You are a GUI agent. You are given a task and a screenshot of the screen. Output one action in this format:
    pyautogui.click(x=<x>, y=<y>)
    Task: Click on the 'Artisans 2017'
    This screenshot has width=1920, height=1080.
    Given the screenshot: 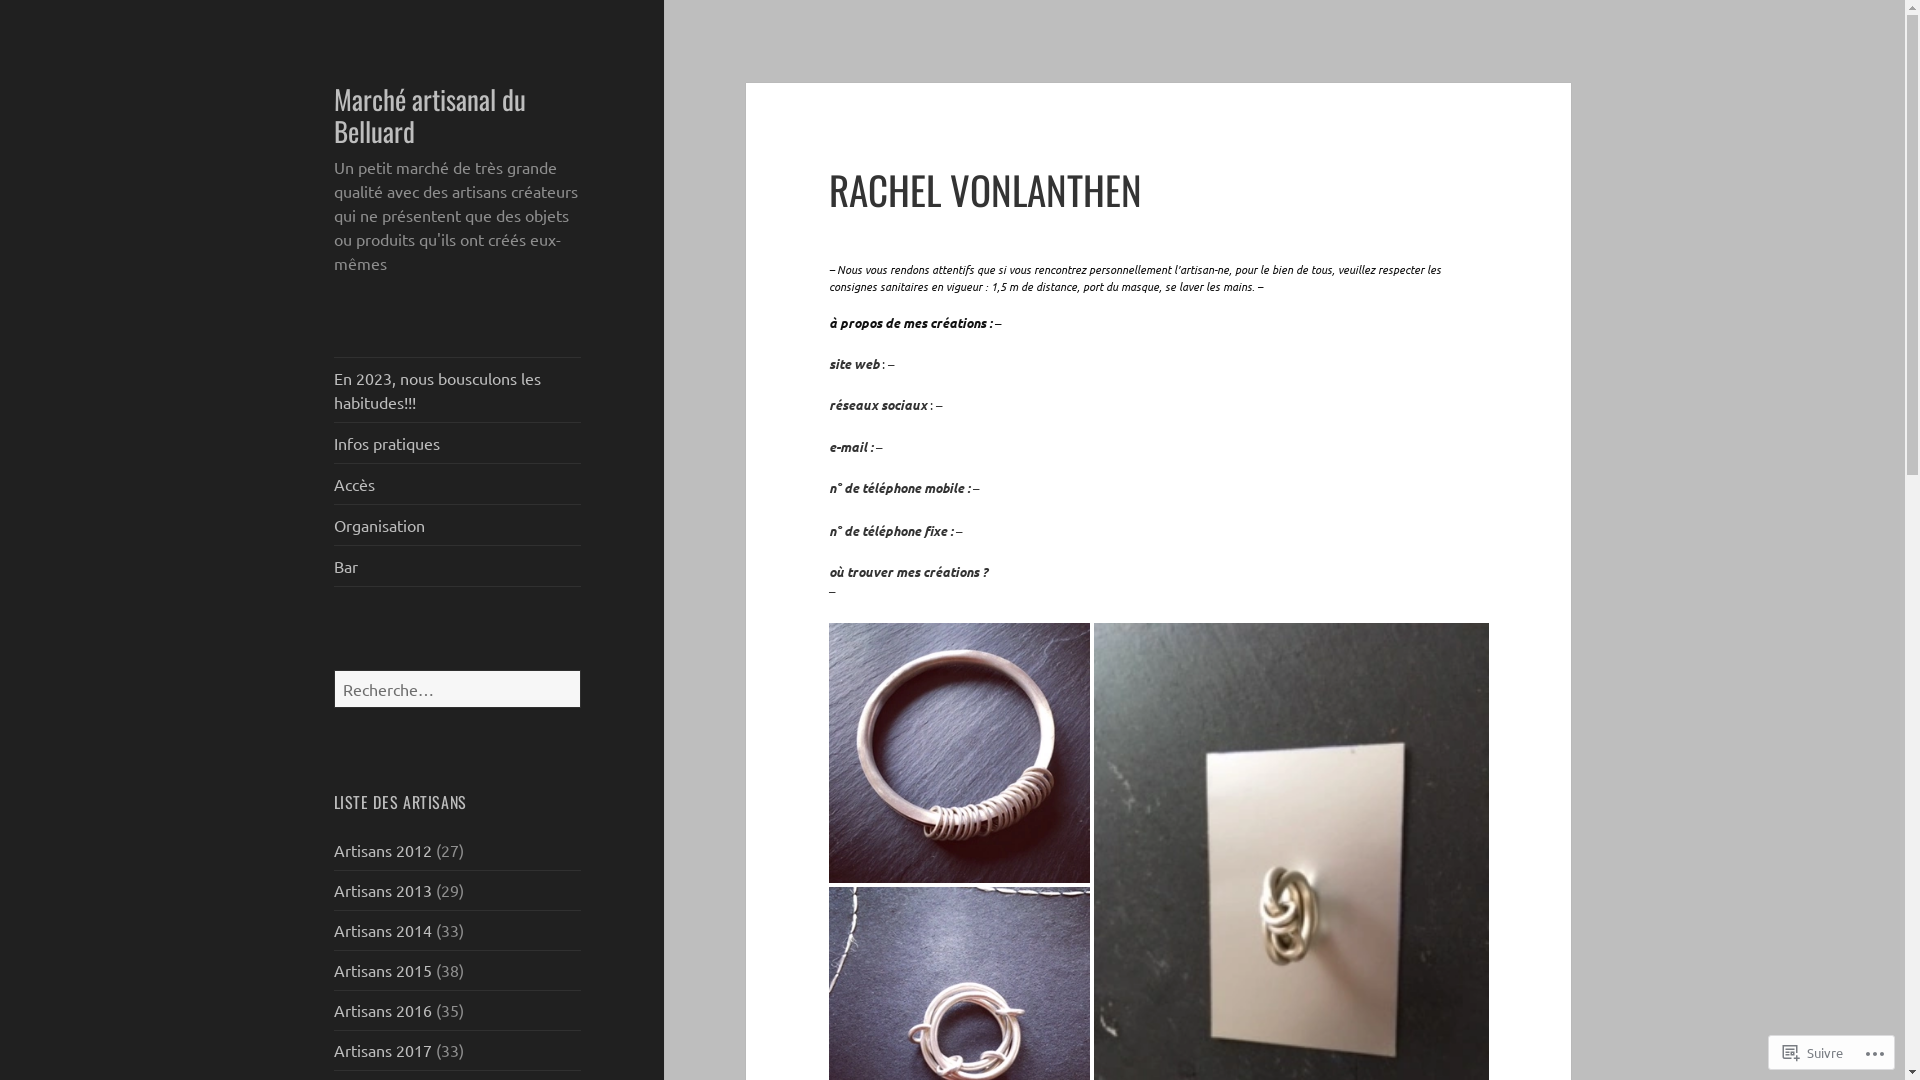 What is the action you would take?
    pyautogui.click(x=383, y=1048)
    